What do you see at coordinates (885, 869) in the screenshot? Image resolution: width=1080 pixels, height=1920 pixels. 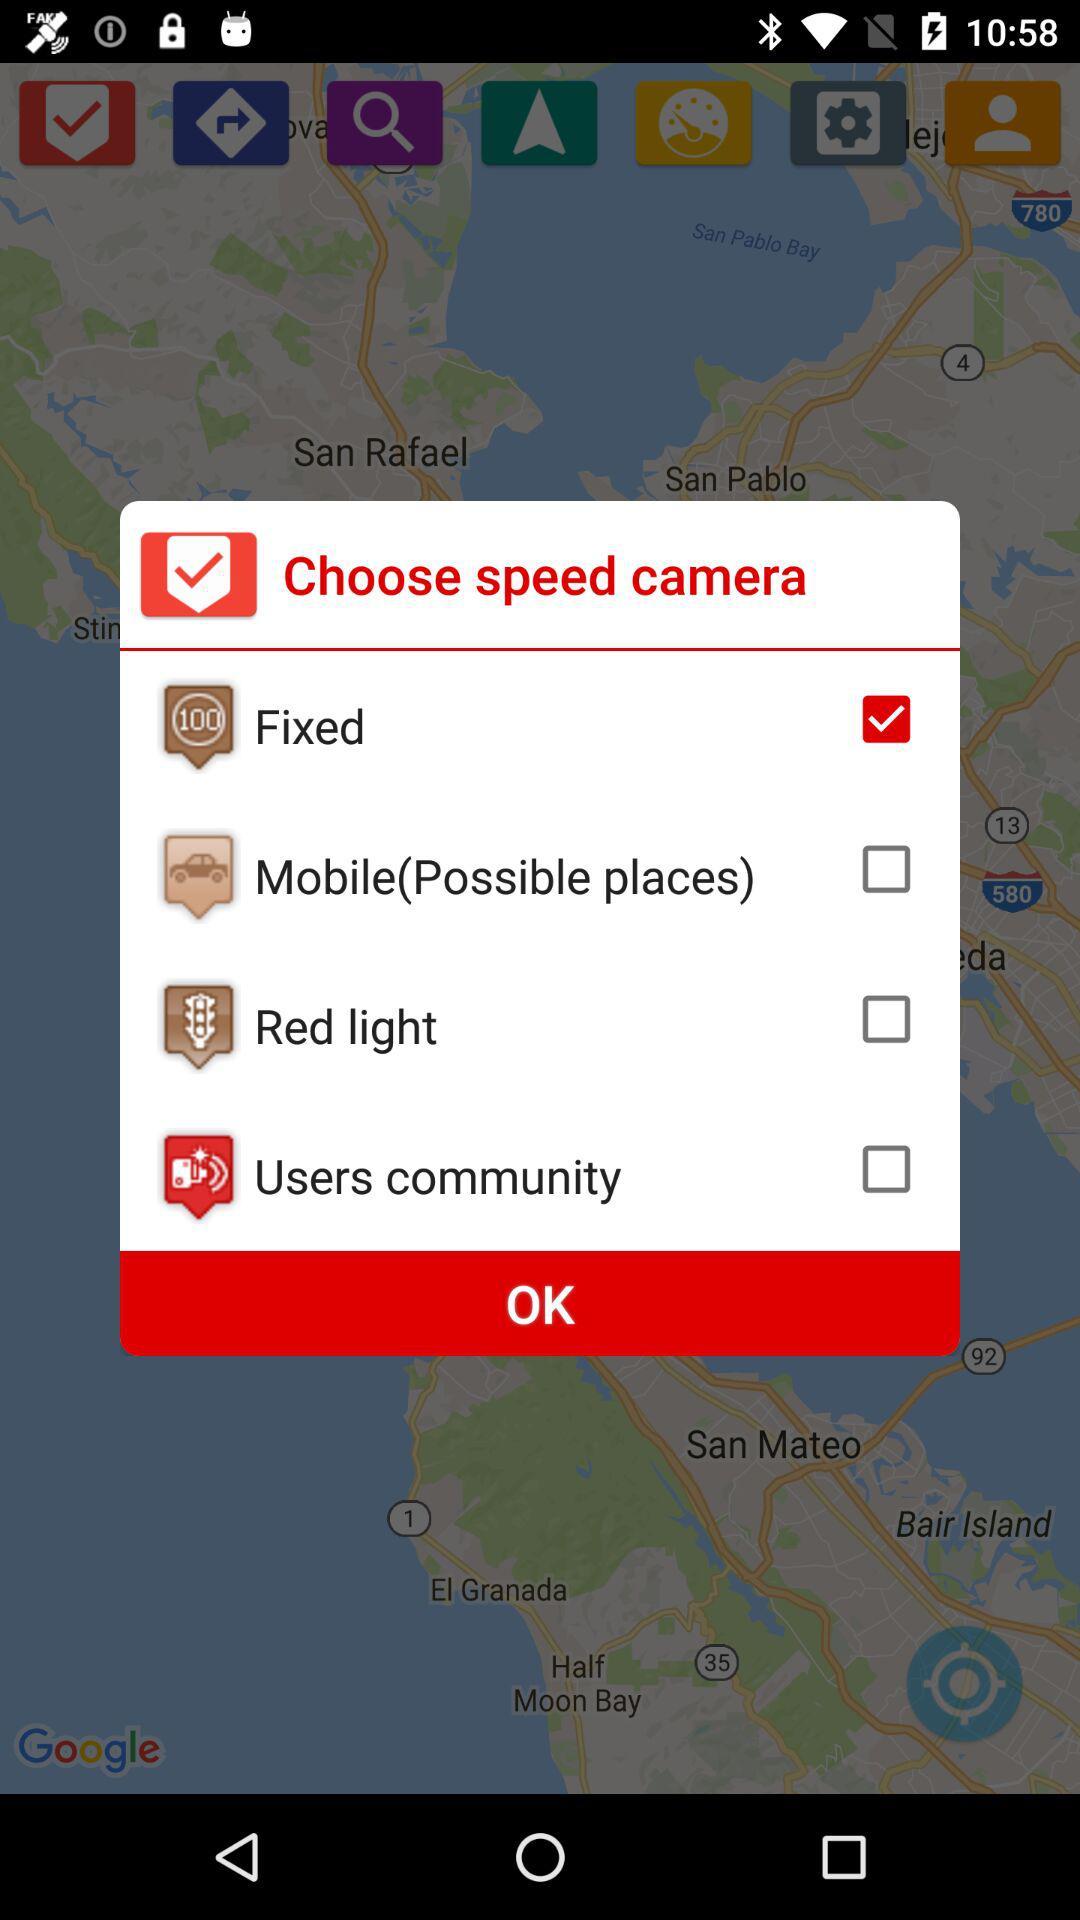 I see `choose your choice` at bounding box center [885, 869].